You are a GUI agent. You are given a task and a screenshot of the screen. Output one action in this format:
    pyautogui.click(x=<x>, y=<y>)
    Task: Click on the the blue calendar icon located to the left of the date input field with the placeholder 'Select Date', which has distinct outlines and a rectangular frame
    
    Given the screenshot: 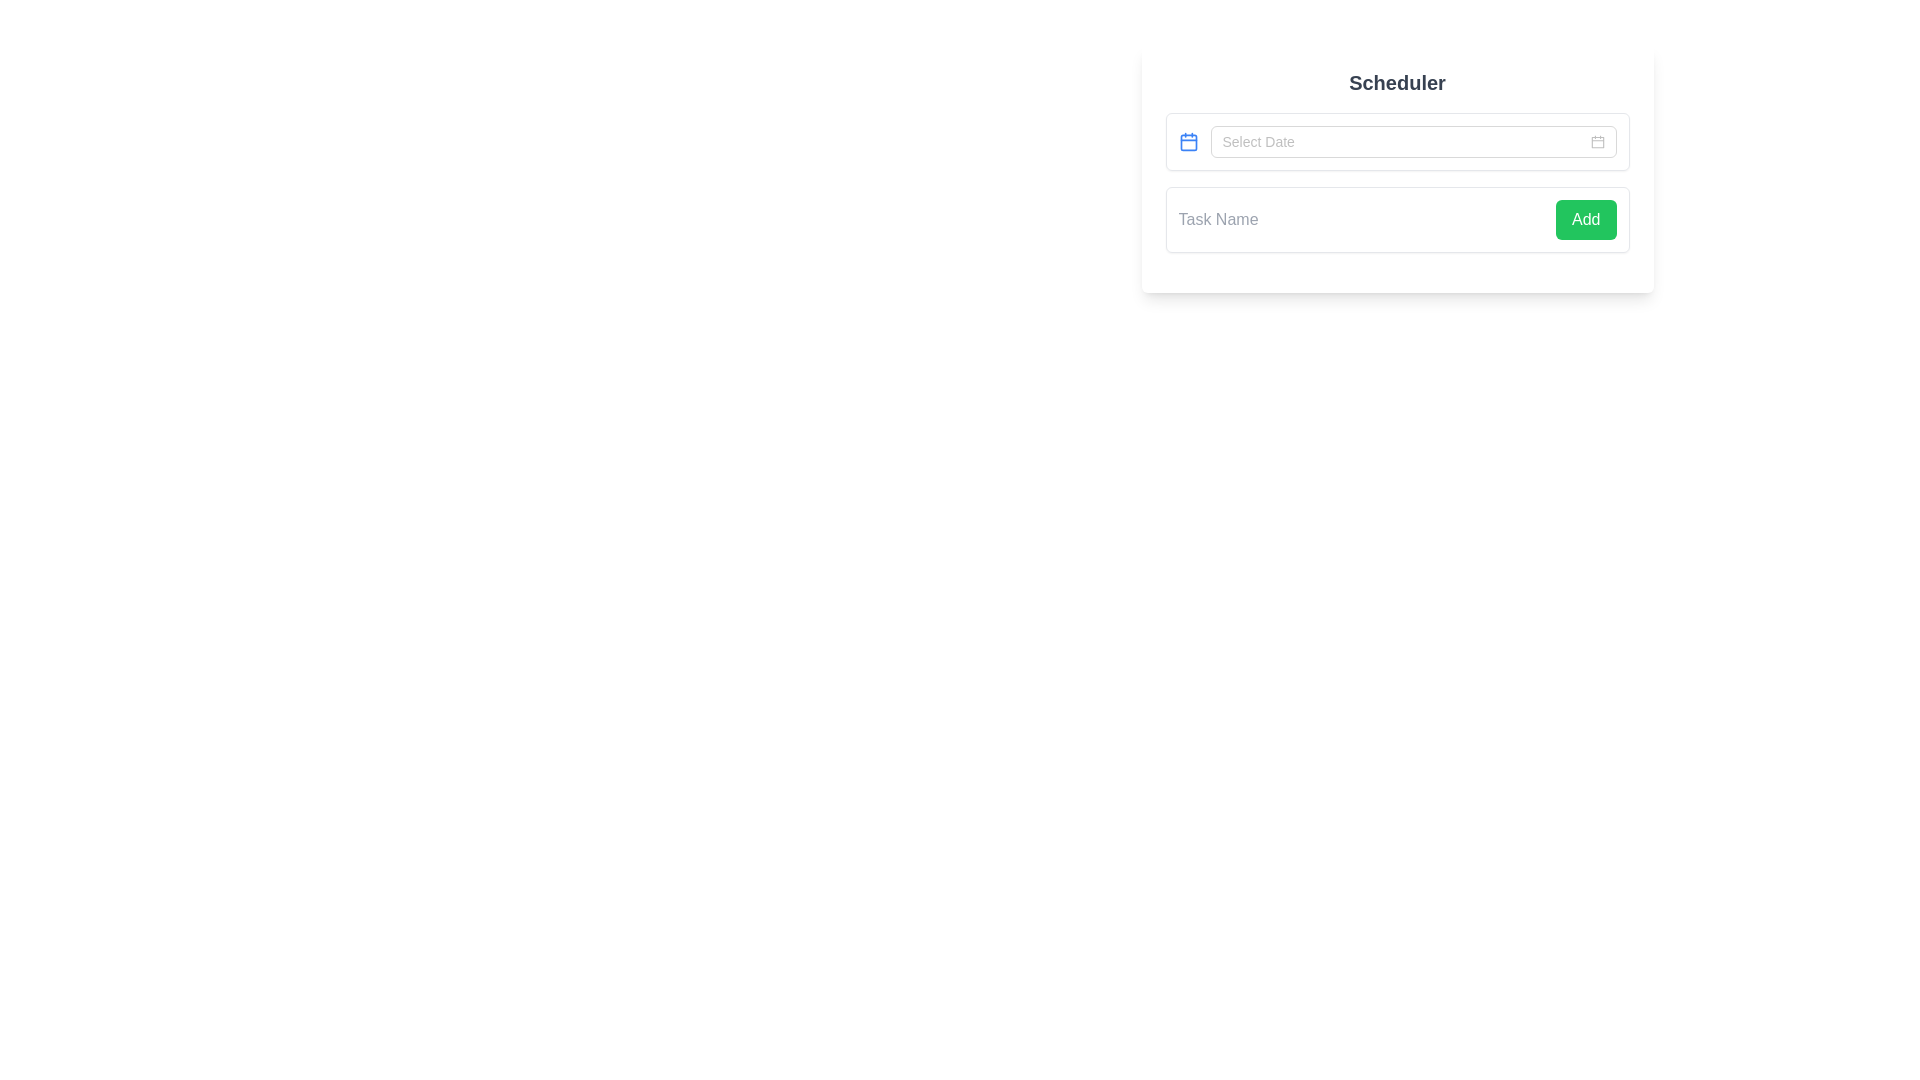 What is the action you would take?
    pyautogui.click(x=1188, y=141)
    